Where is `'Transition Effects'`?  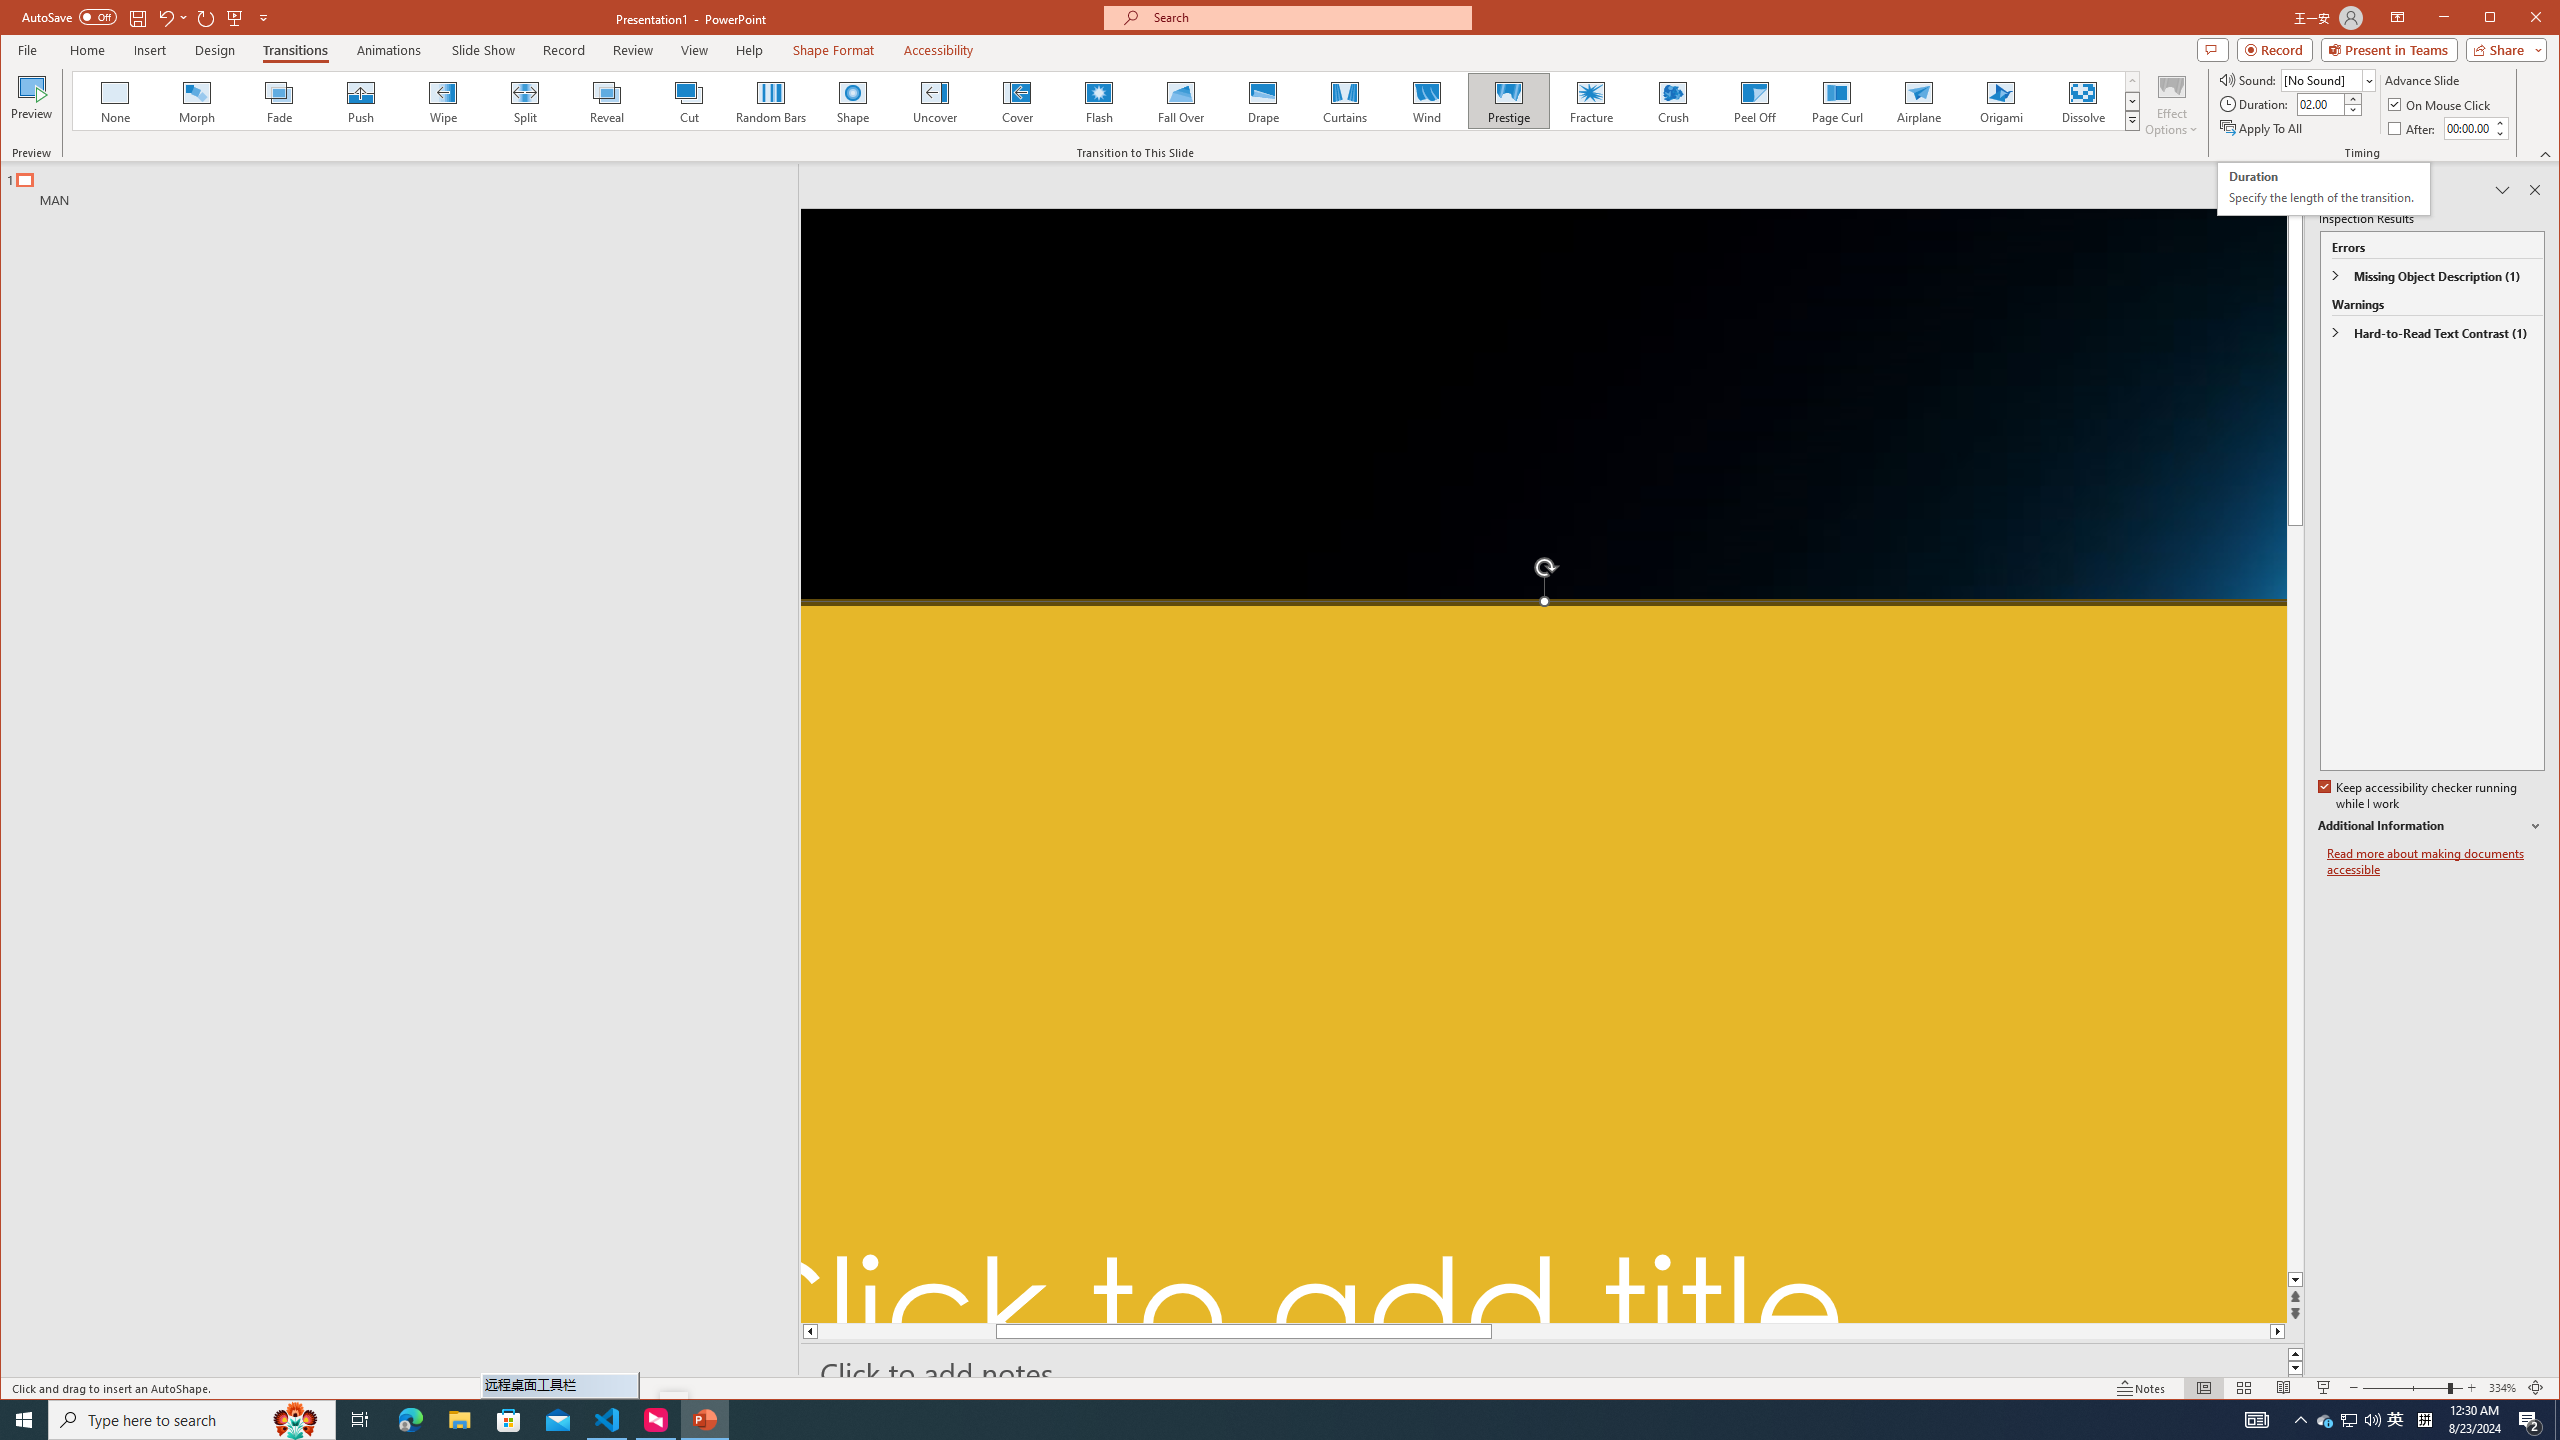
'Transition Effects' is located at coordinates (2131, 119).